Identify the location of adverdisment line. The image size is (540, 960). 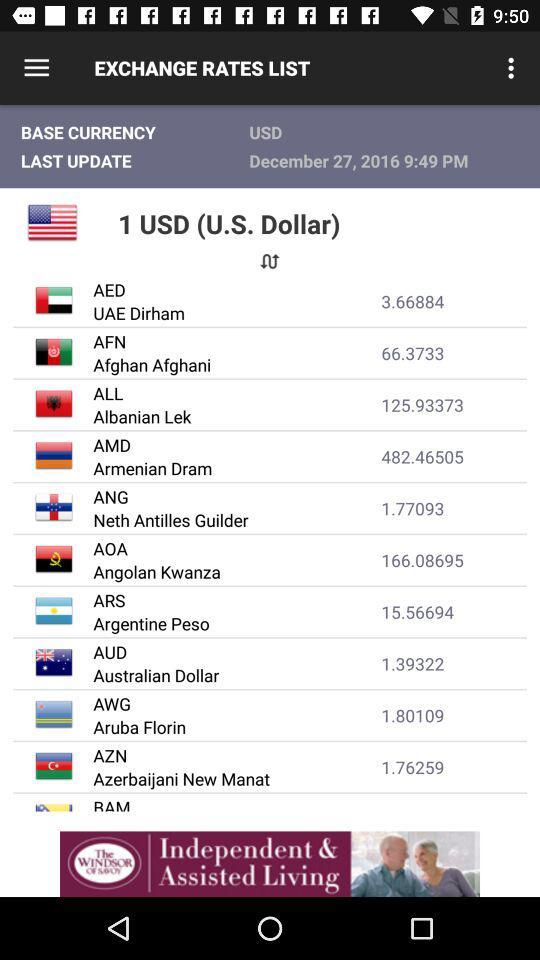
(270, 863).